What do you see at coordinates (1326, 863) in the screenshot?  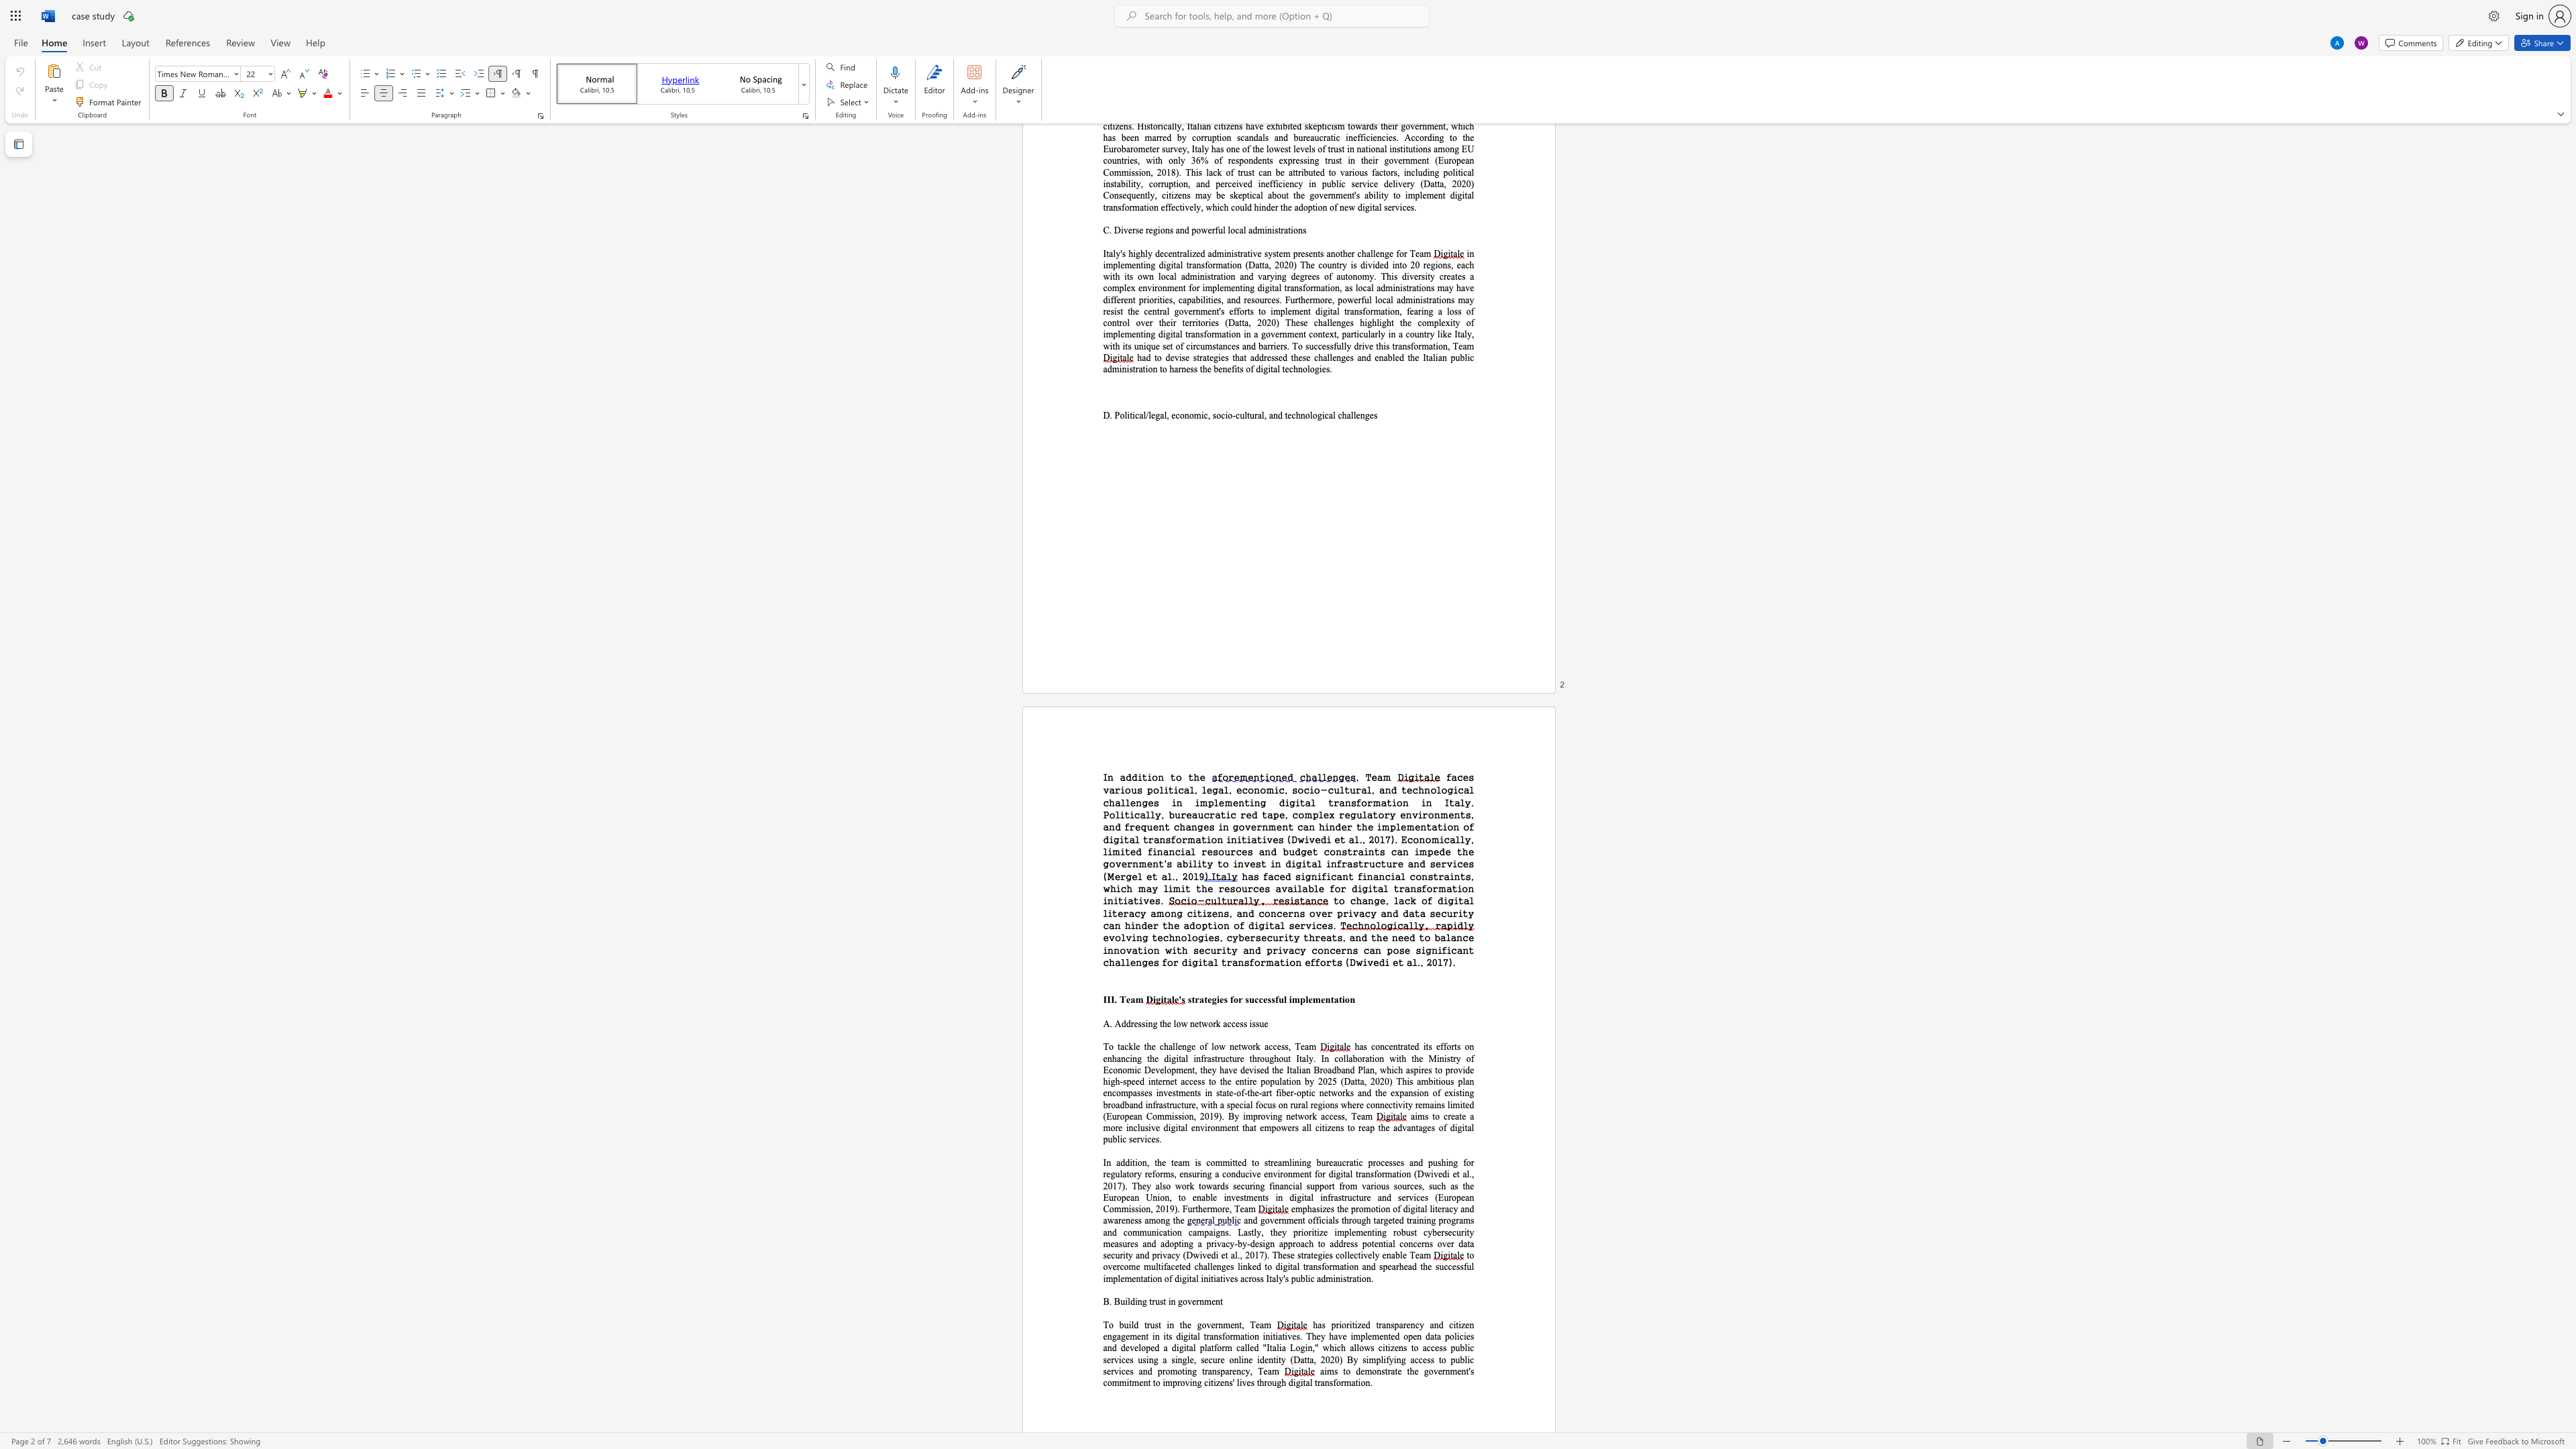 I see `the subset text "infrastructure and ser" within the text "l infrastructure and services (Mergel et al., 2019"` at bounding box center [1326, 863].